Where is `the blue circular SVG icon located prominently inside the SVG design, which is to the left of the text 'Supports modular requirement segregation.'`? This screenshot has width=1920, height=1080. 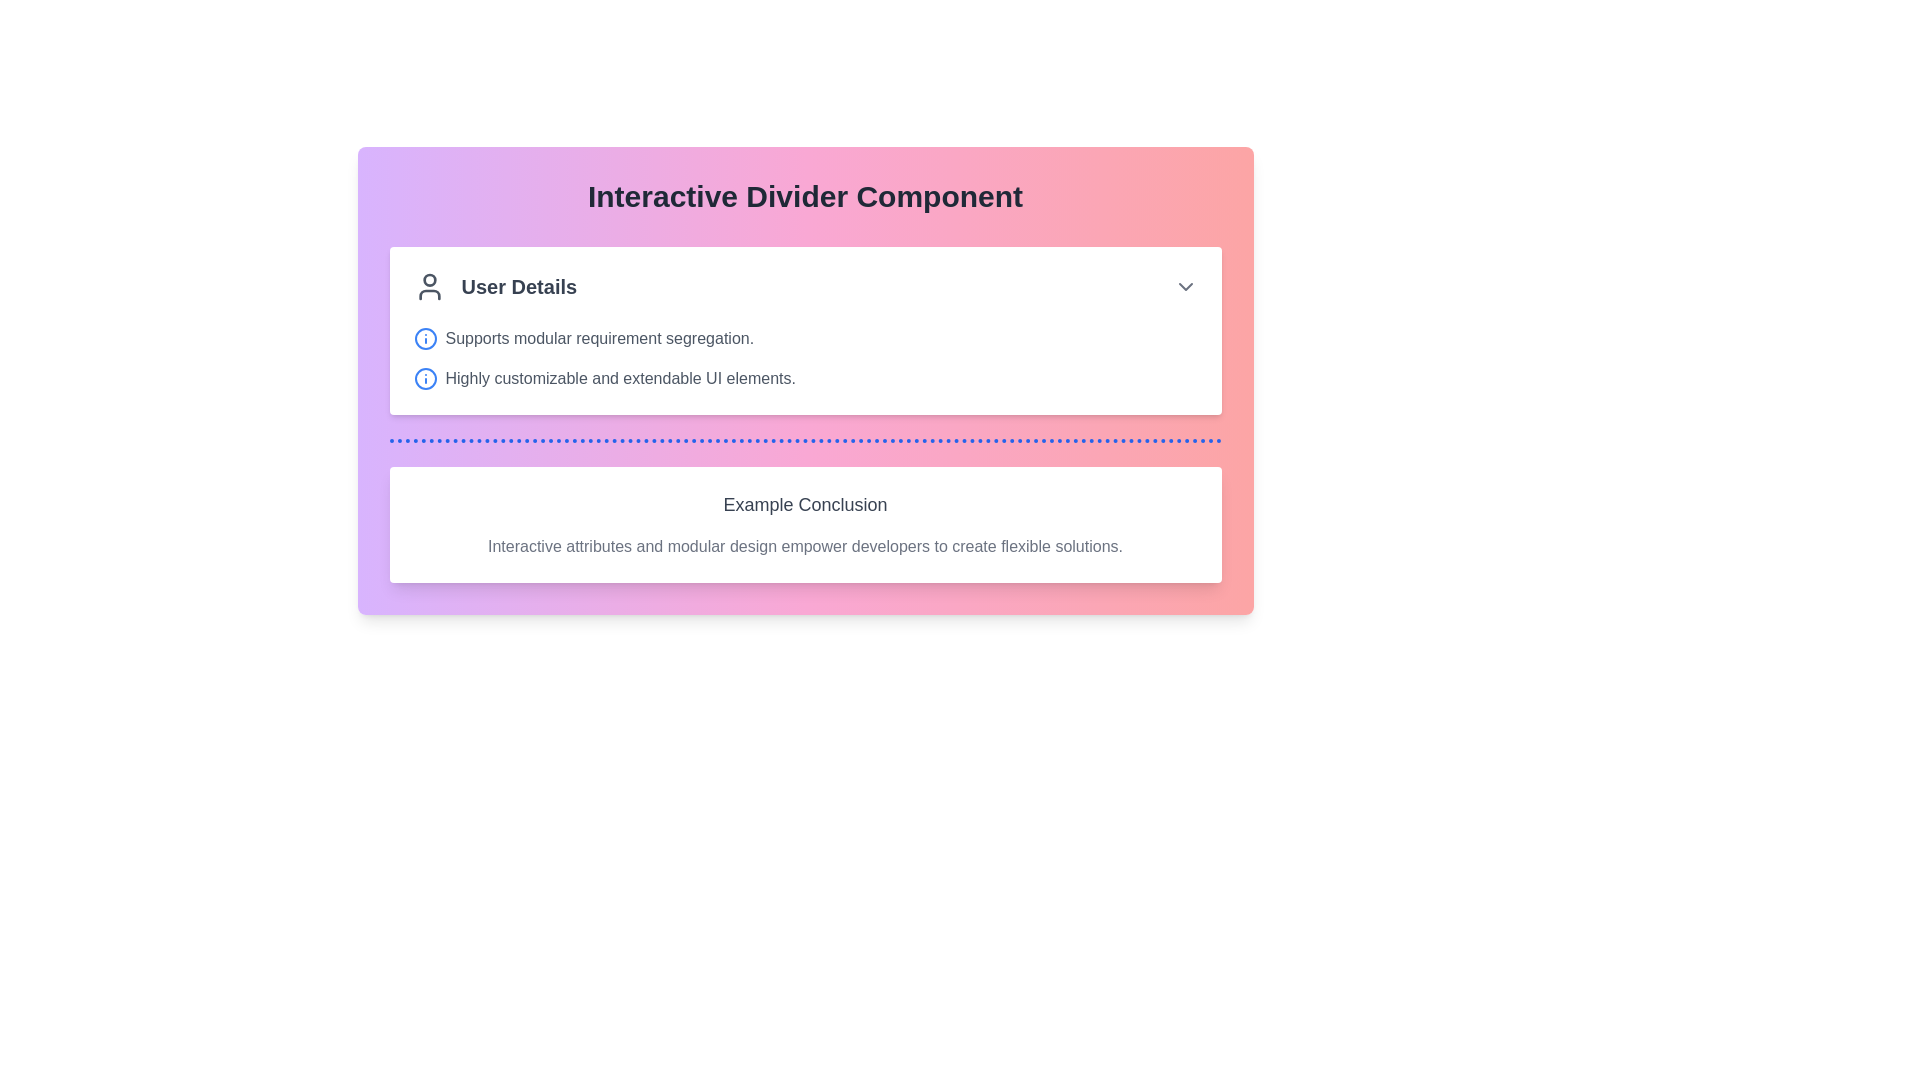
the blue circular SVG icon located prominently inside the SVG design, which is to the left of the text 'Supports modular requirement segregation.' is located at coordinates (424, 378).